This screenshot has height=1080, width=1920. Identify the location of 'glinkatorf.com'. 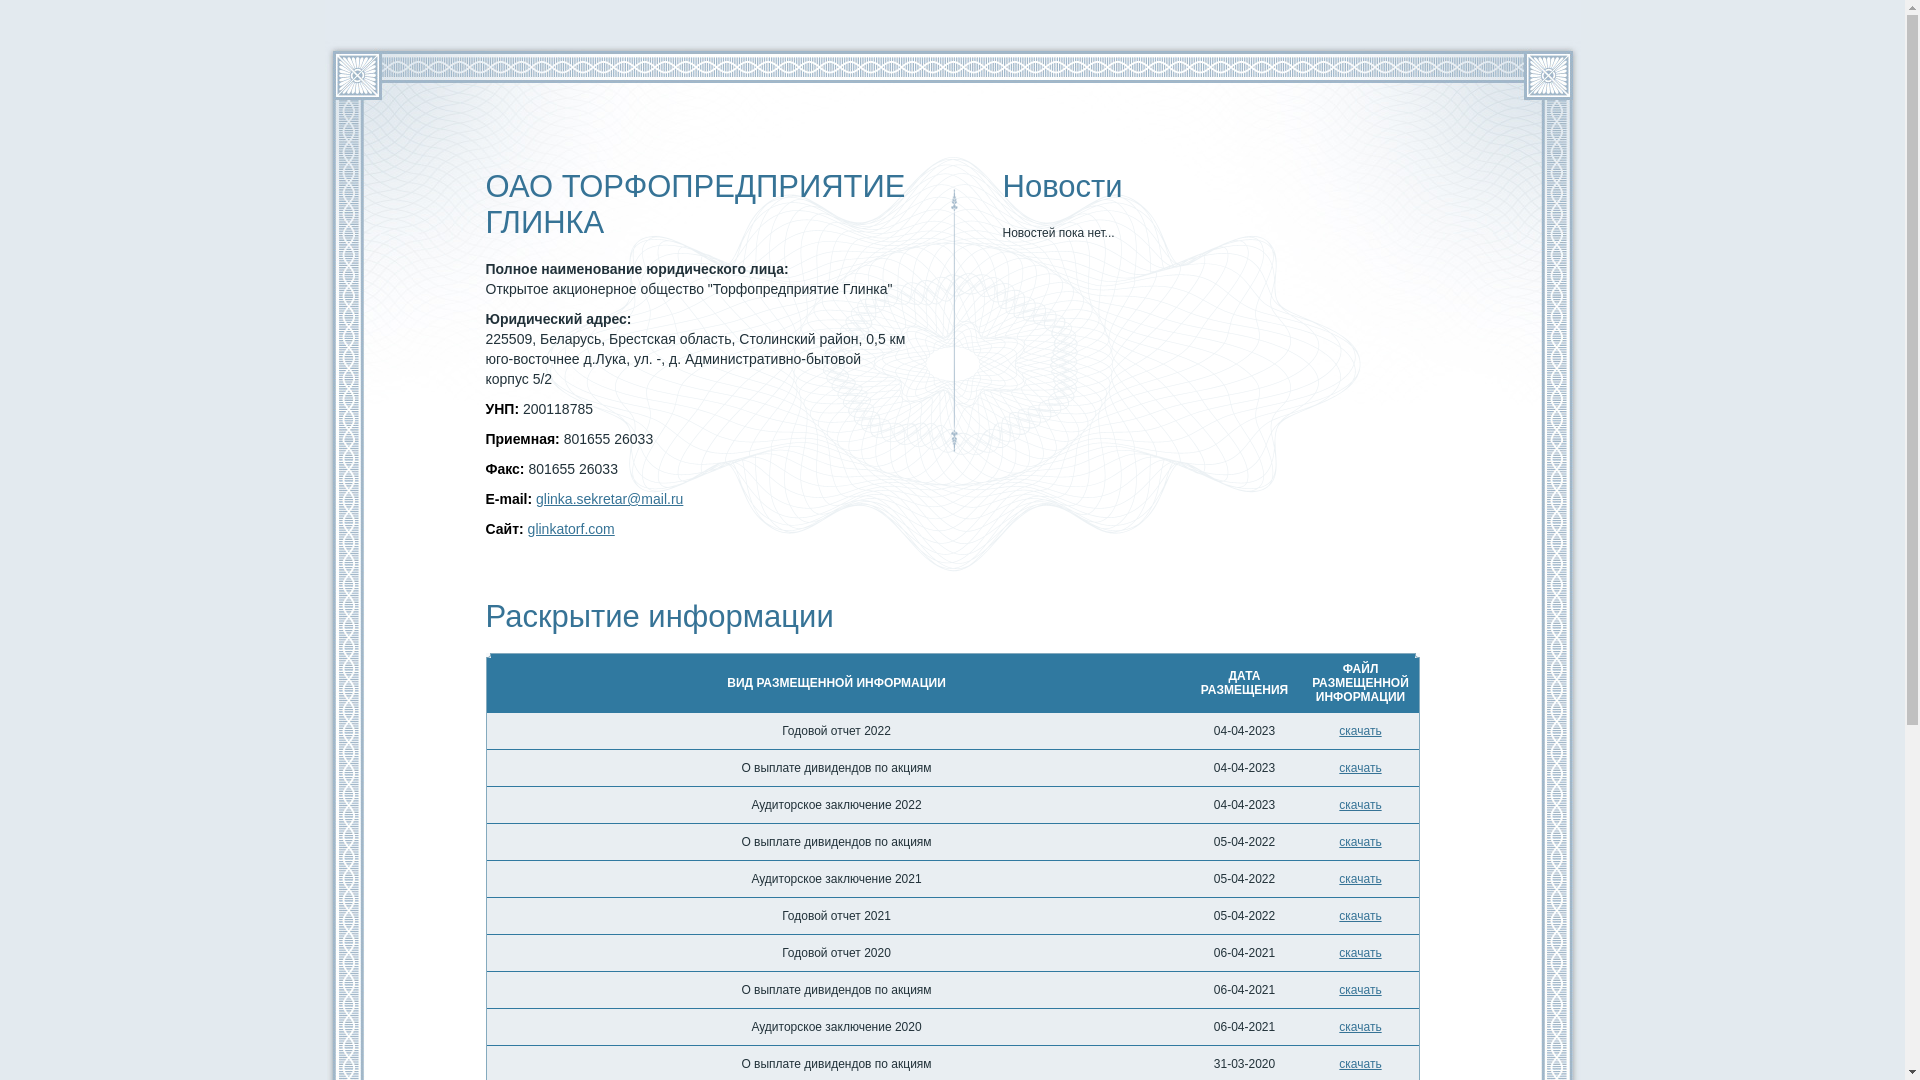
(570, 527).